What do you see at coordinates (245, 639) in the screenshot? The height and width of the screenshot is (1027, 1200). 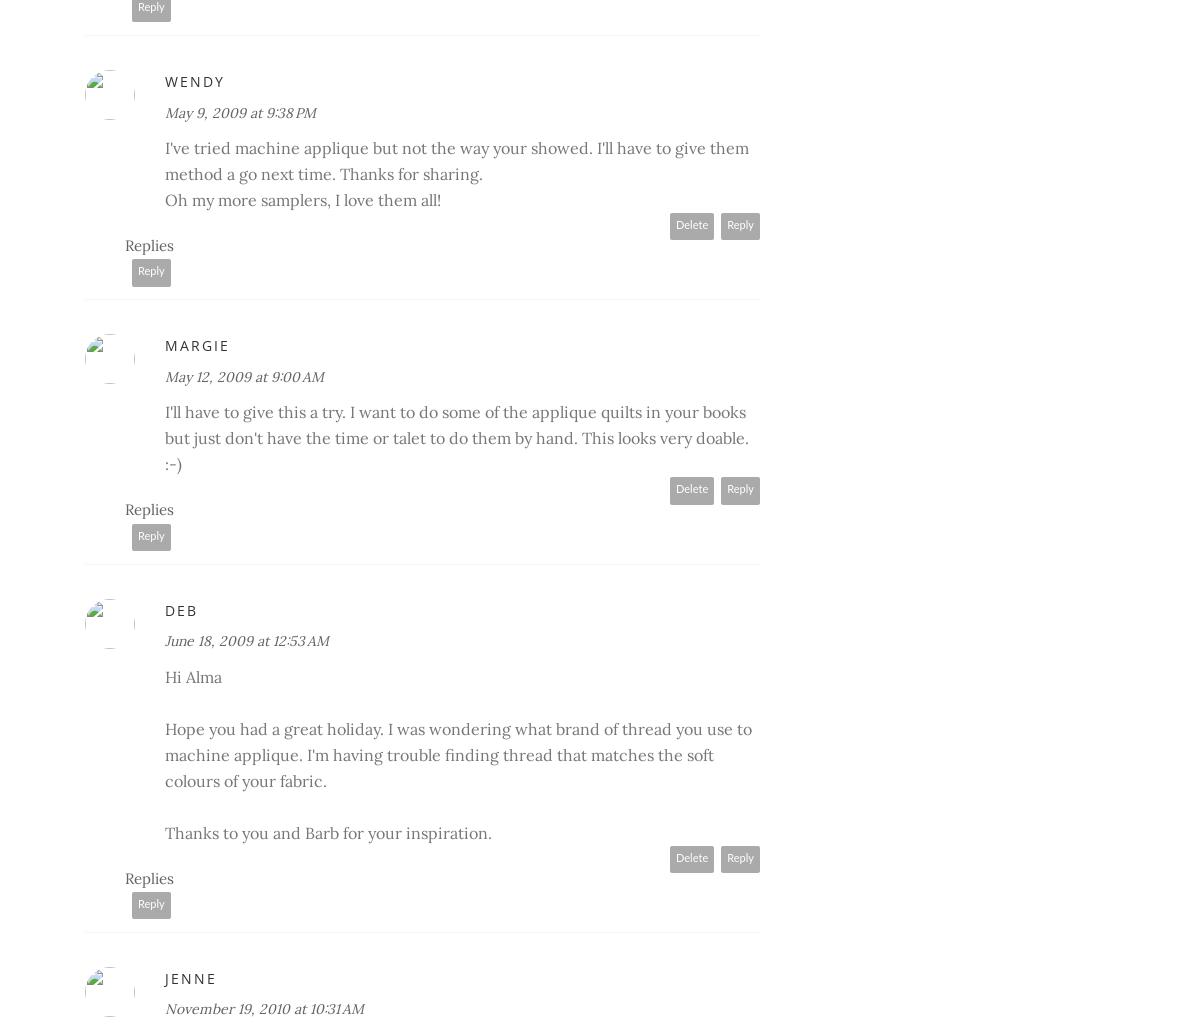 I see `'June 18, 2009 at 12:53 AM'` at bounding box center [245, 639].